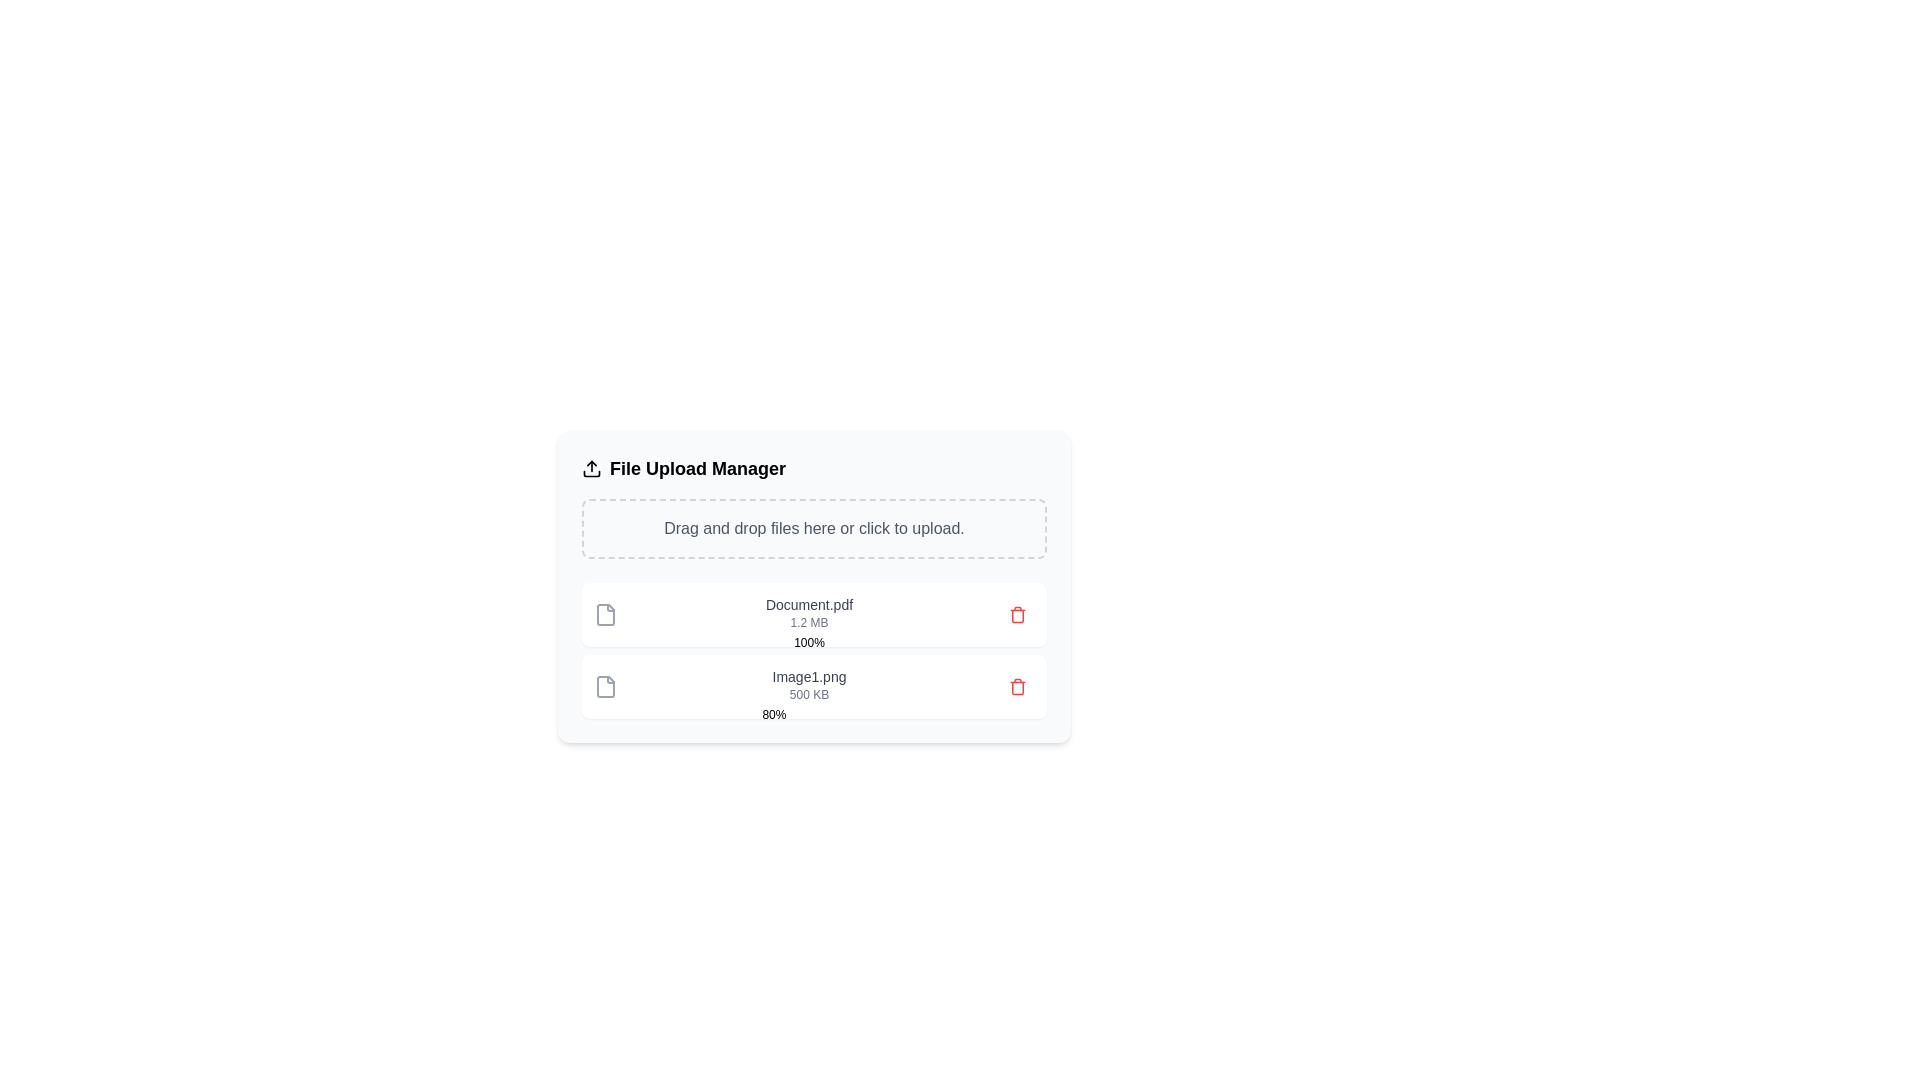 The image size is (1920, 1080). Describe the element at coordinates (814, 613) in the screenshot. I see `the file entry component displaying 'Document.pdf'` at that location.